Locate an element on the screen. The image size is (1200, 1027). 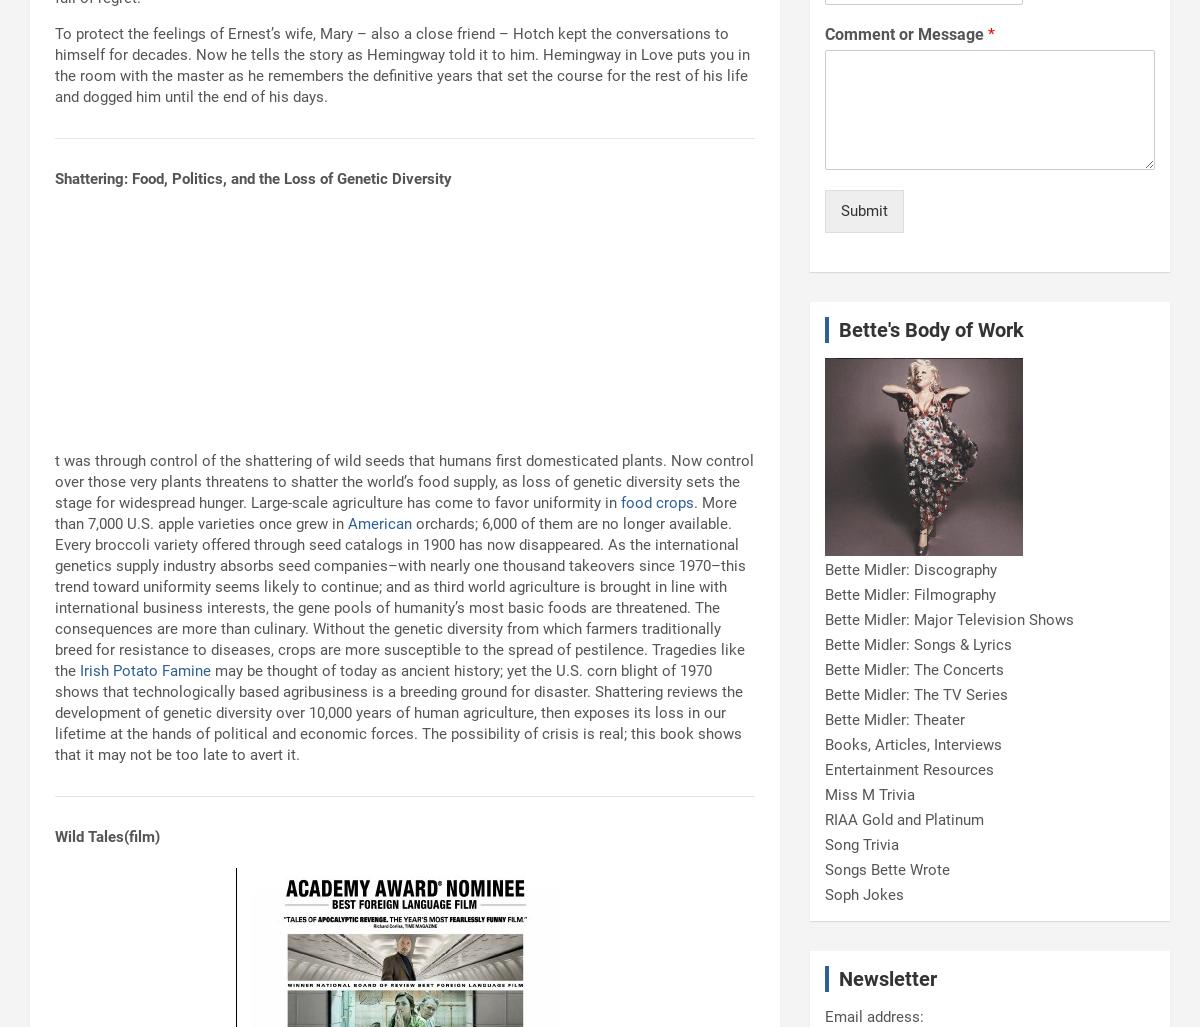
'orchards; 6,000 of them are no longer available. Every broccoli variety offered through seed catalogs in 1900 has now disappeared. As the international genetics supply industry absorbs seed companies–with nearly one thousand takeovers since 1970–this trend toward uniformity seems likely to continue; and as third world agriculture is brought in line with international business interests, the gene pools of humanity’s most basic foods are threatened. The consequences are more than culinary. Without the genetic diversity from which farmers traditionally breed for resistance to diseases, crops are more susceptible to the spread of pestilence. Tragedies like the' is located at coordinates (54, 597).